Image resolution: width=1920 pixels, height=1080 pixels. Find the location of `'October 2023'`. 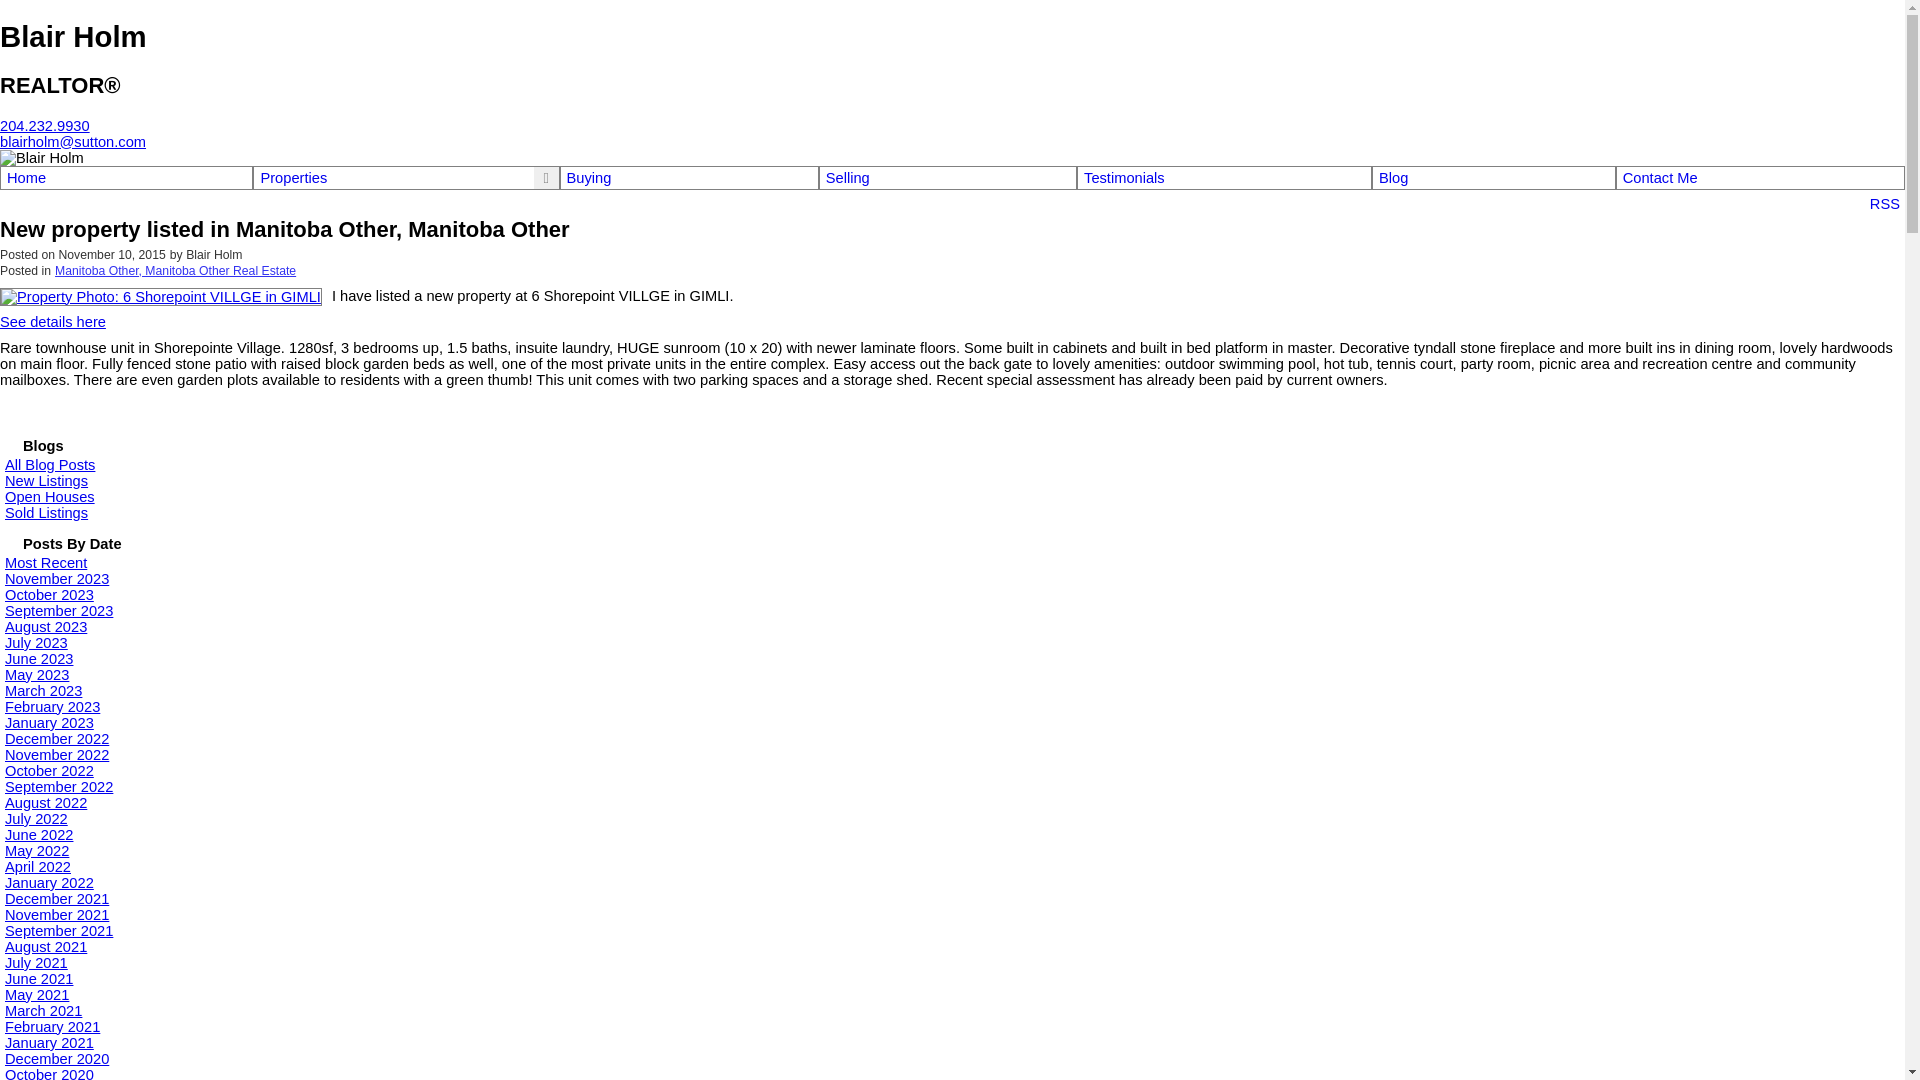

'October 2023' is located at coordinates (4, 593).